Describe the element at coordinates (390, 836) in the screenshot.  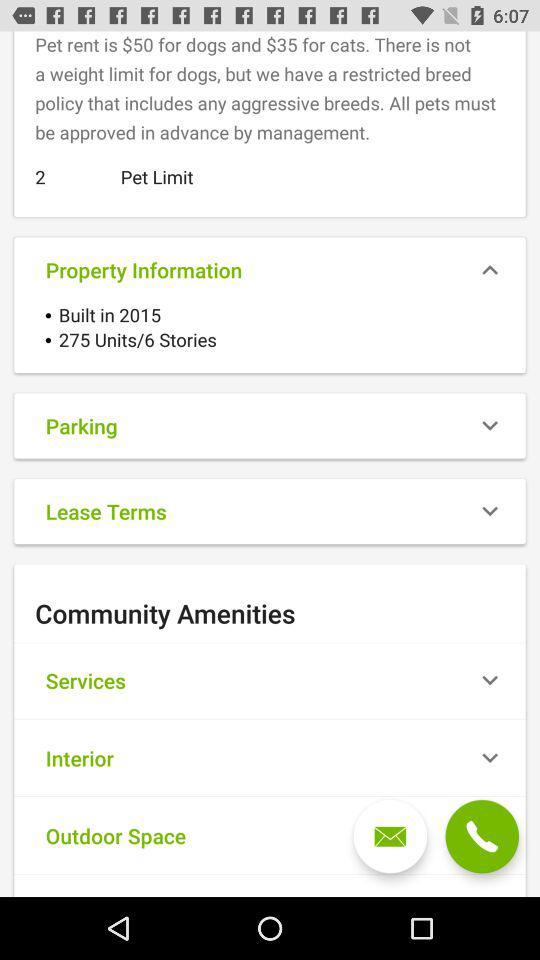
I see `the email icon` at that location.